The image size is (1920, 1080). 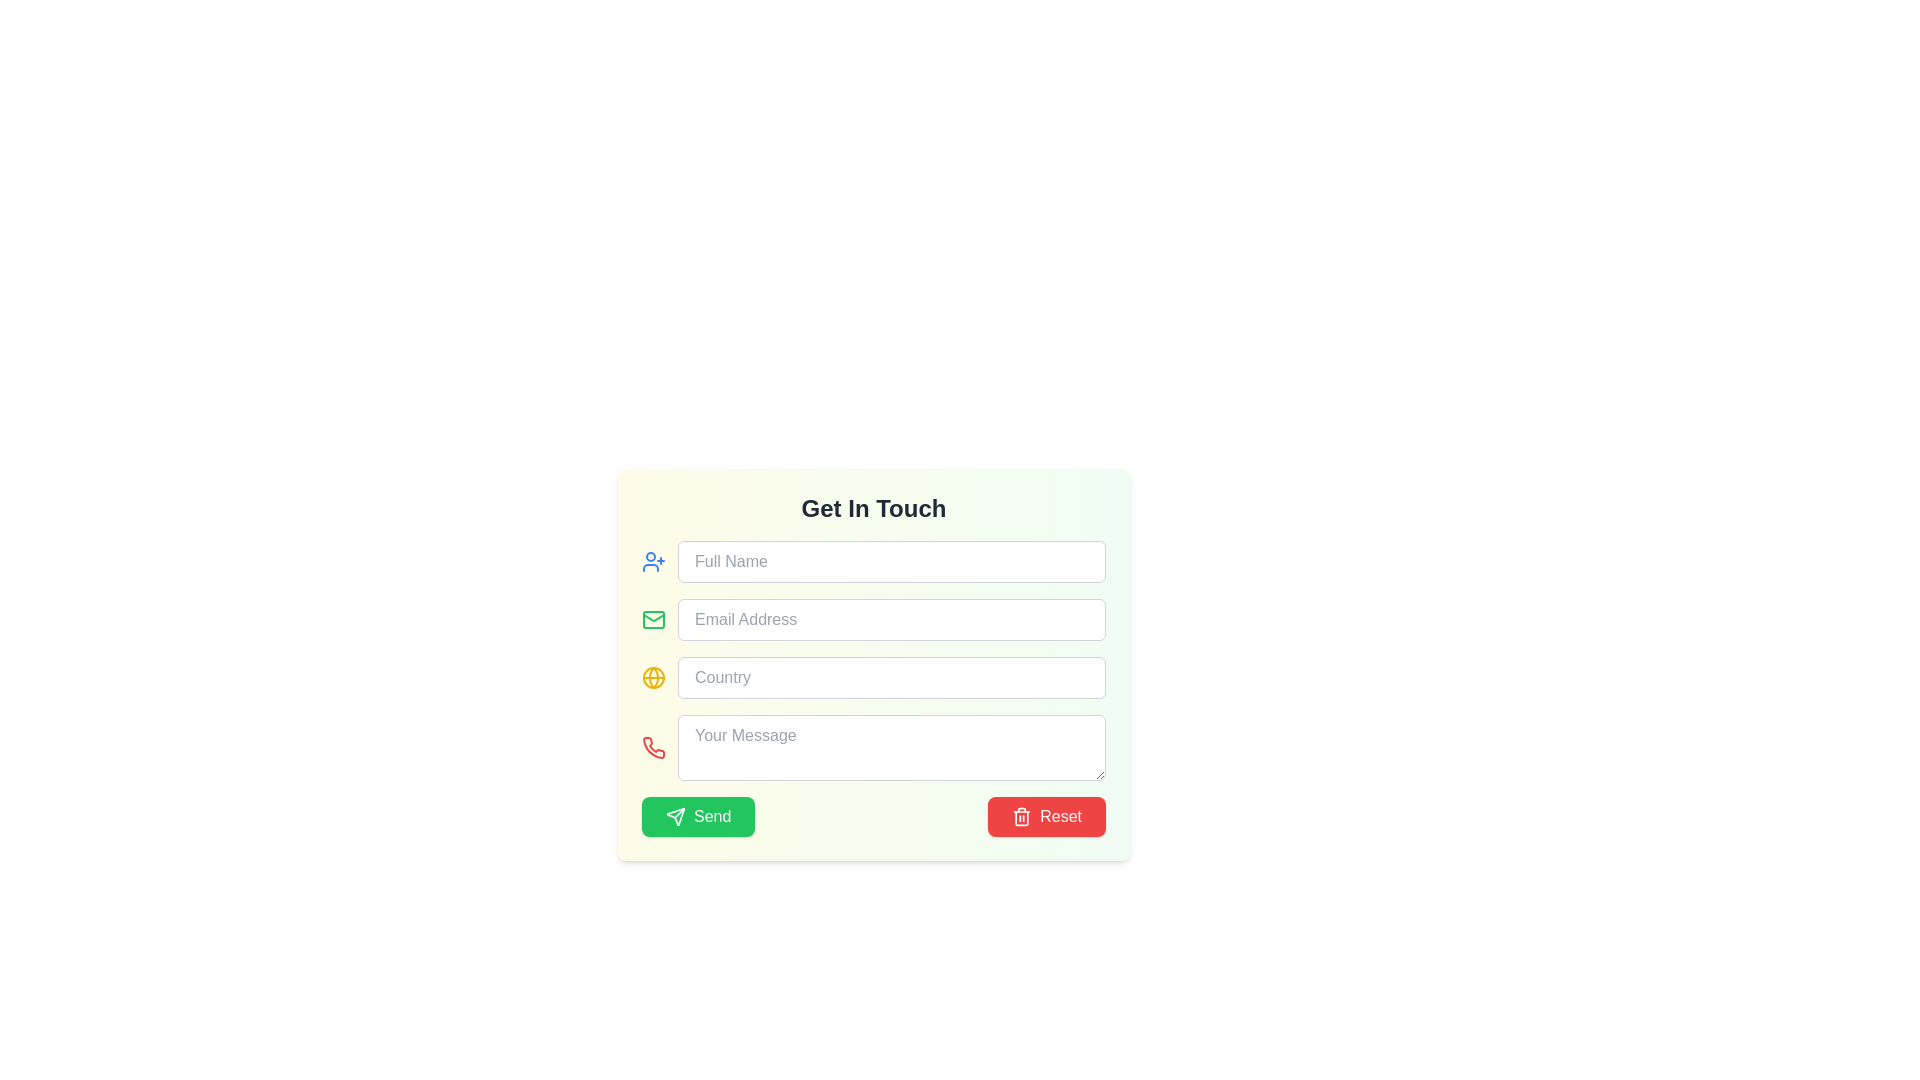 I want to click on the country icon located to the left of the 'Country' input field, which serves as a visual indicator for country-related actions, so click(x=653, y=677).